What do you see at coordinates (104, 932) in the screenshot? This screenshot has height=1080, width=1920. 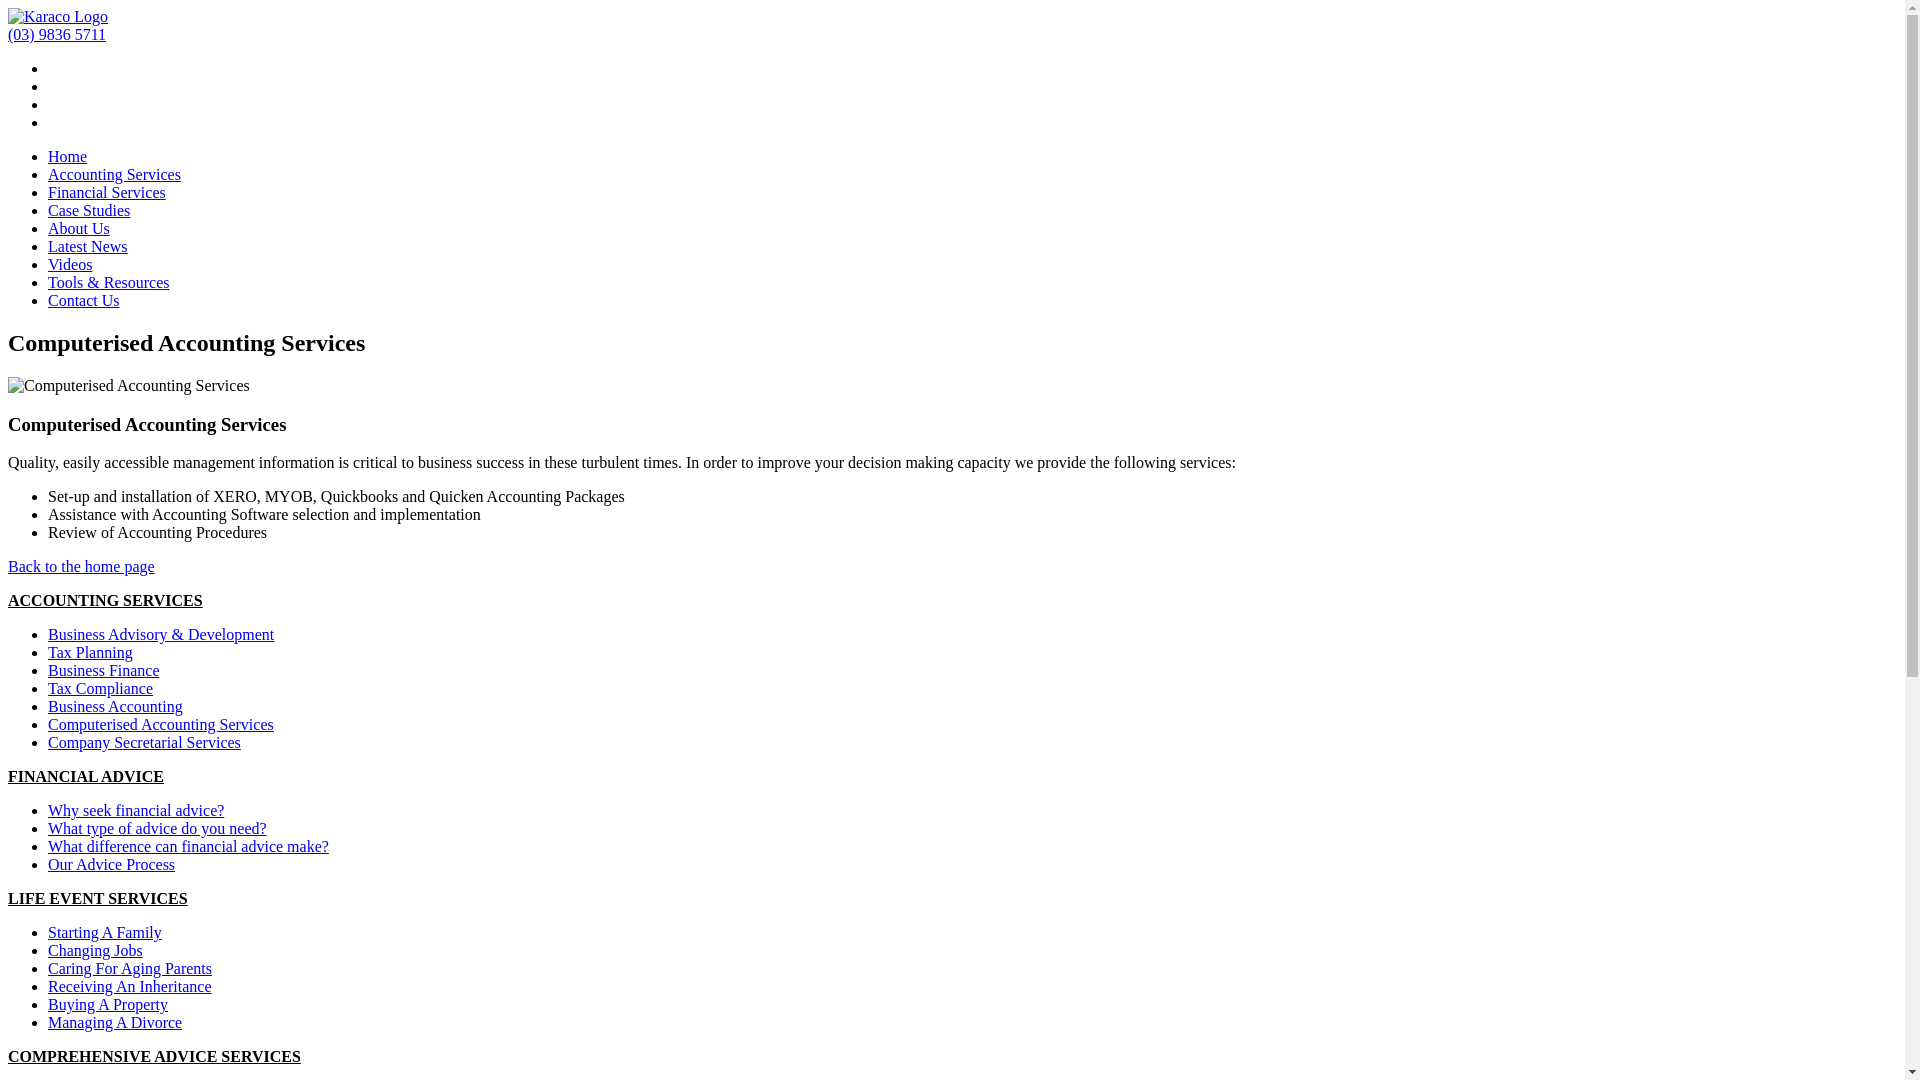 I see `'Starting A Family'` at bounding box center [104, 932].